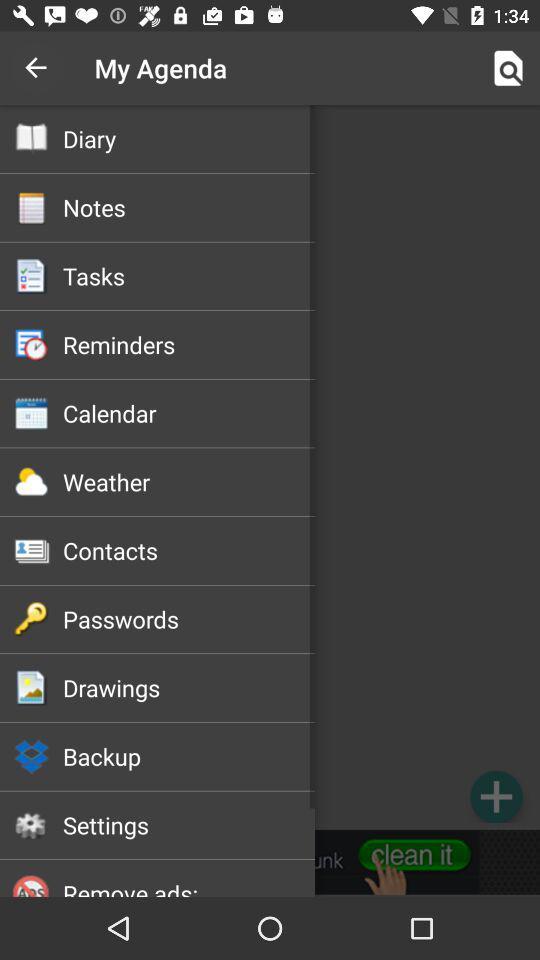 The height and width of the screenshot is (960, 540). I want to click on backup icon, so click(189, 755).